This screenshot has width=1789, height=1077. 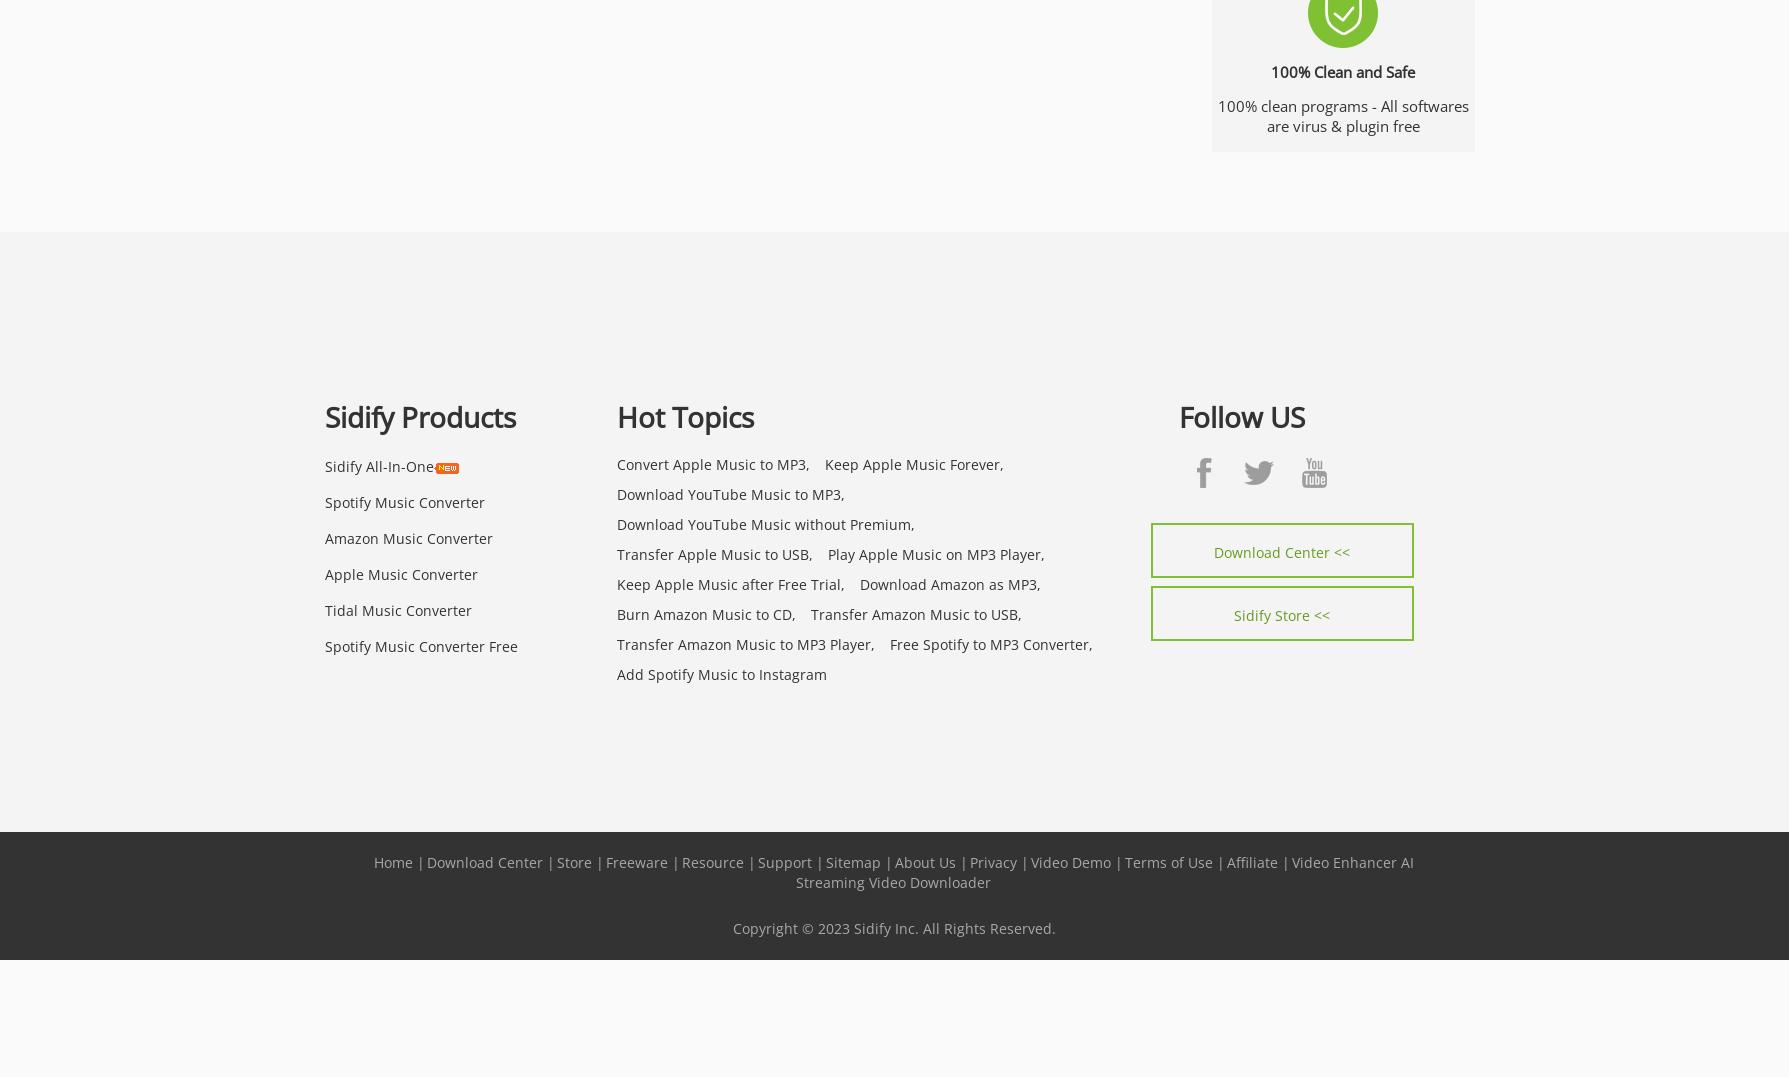 I want to click on 'Home', so click(x=391, y=860).